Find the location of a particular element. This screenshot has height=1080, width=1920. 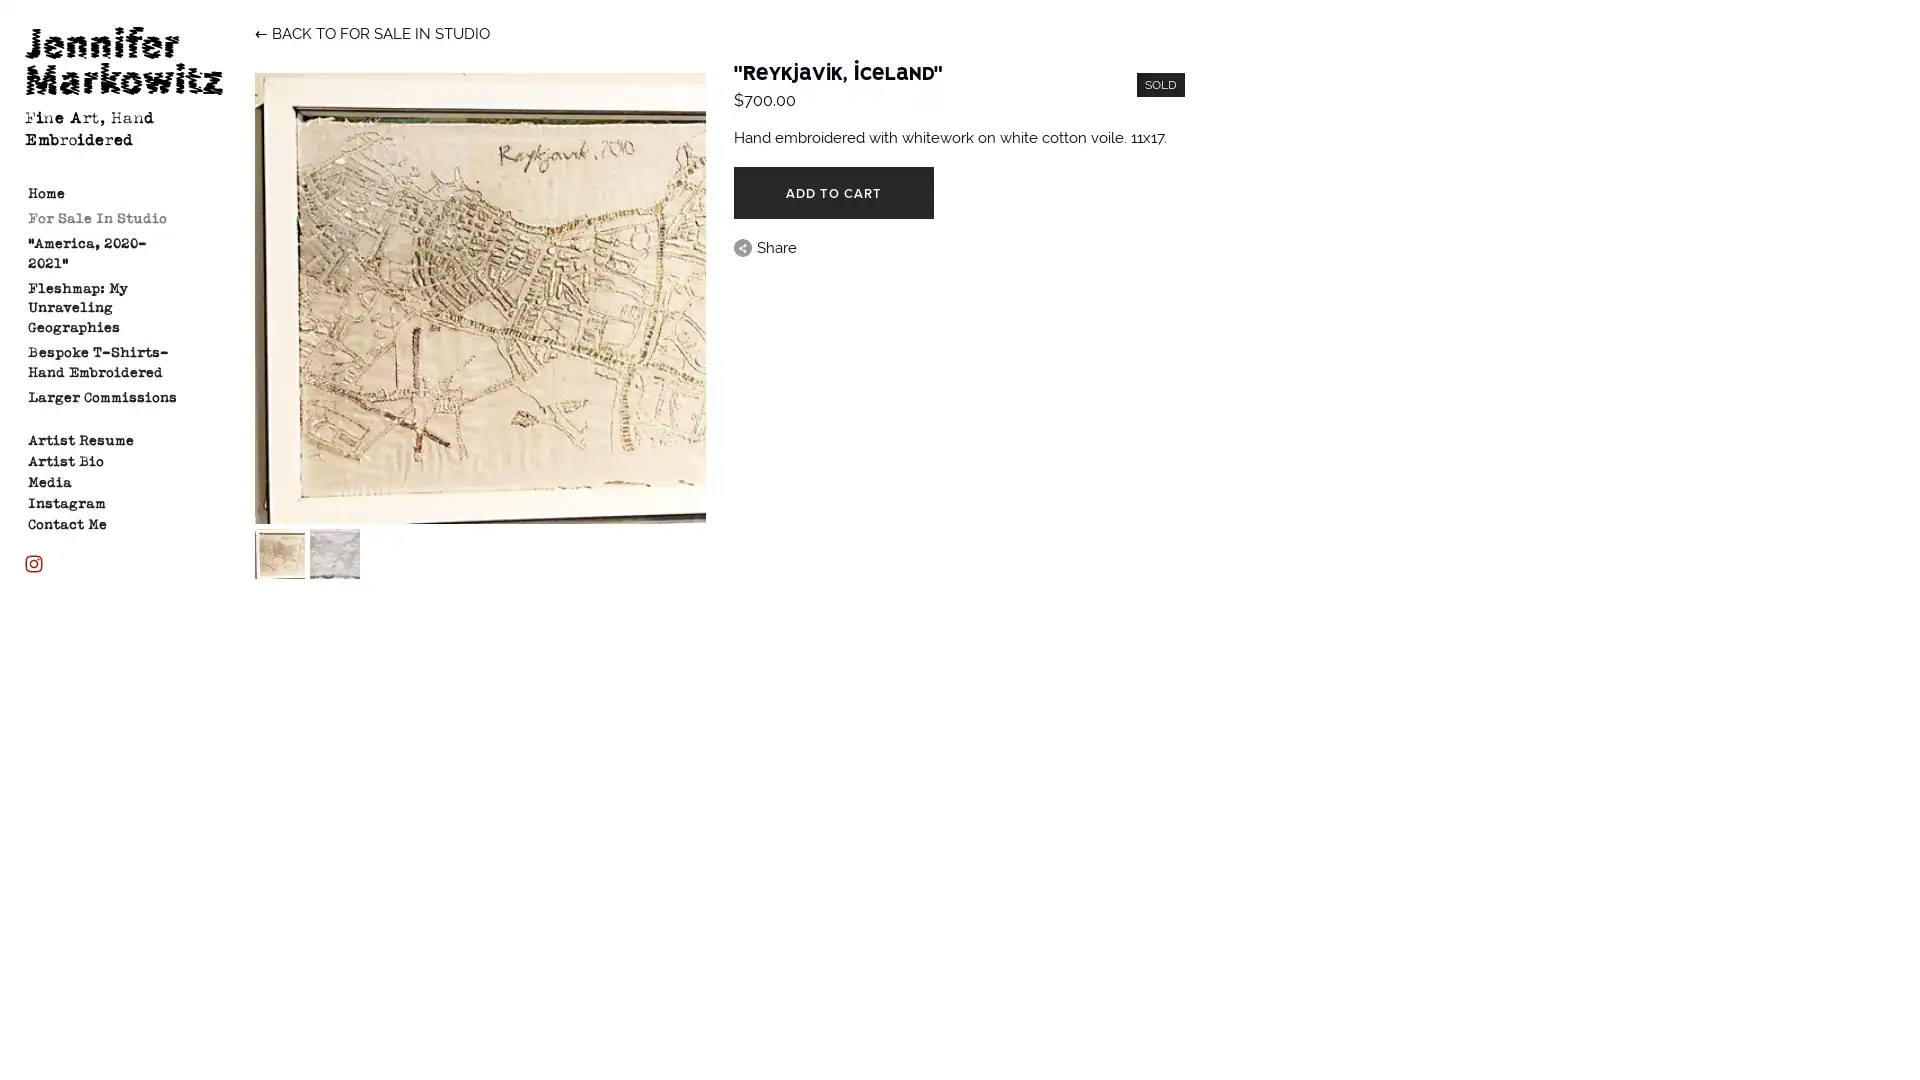

ADD TO CART is located at coordinates (833, 192).